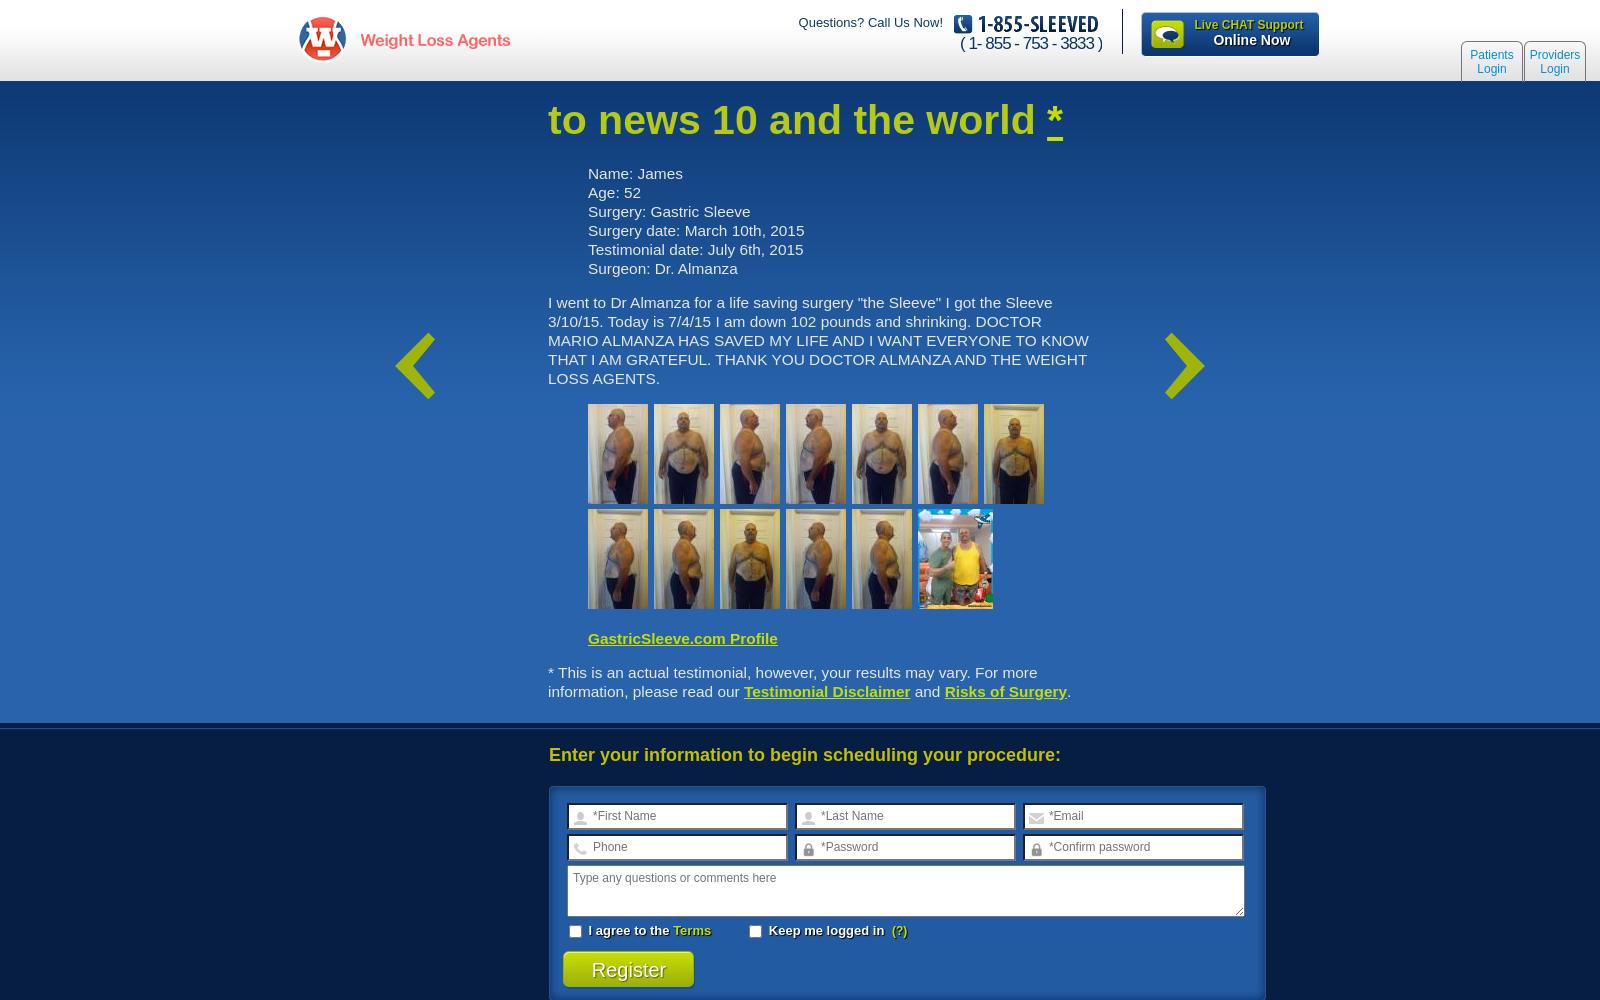  What do you see at coordinates (682, 637) in the screenshot?
I see `'GastricSleeve.com Profile'` at bounding box center [682, 637].